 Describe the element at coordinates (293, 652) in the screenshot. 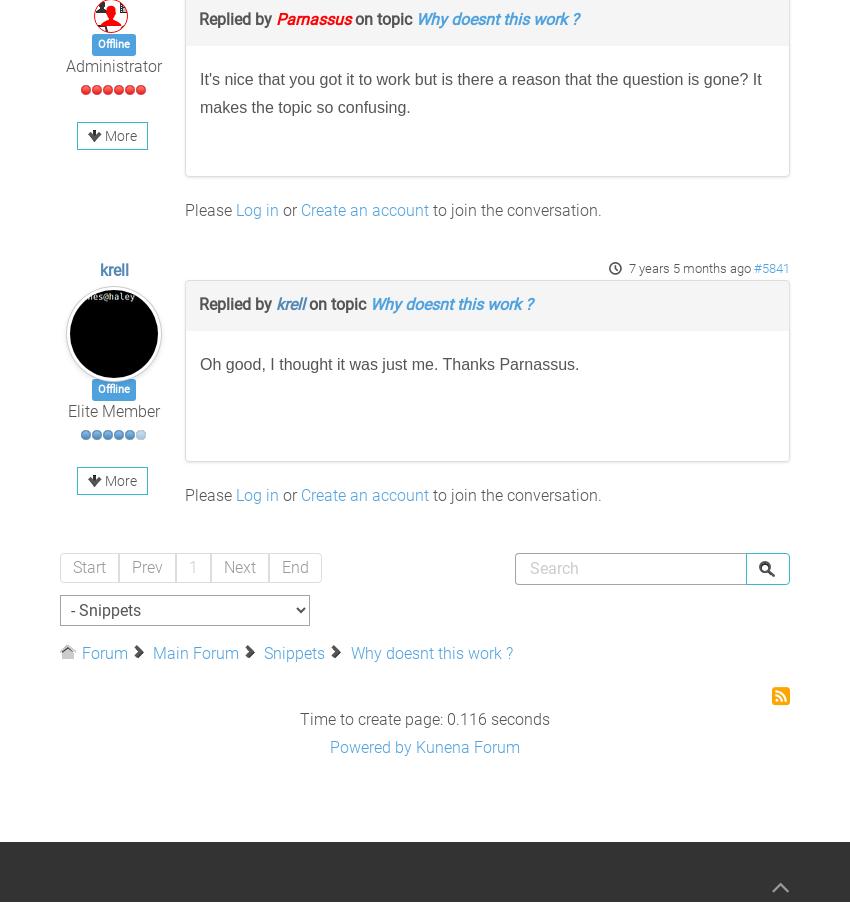

I see `'Snippets'` at that location.